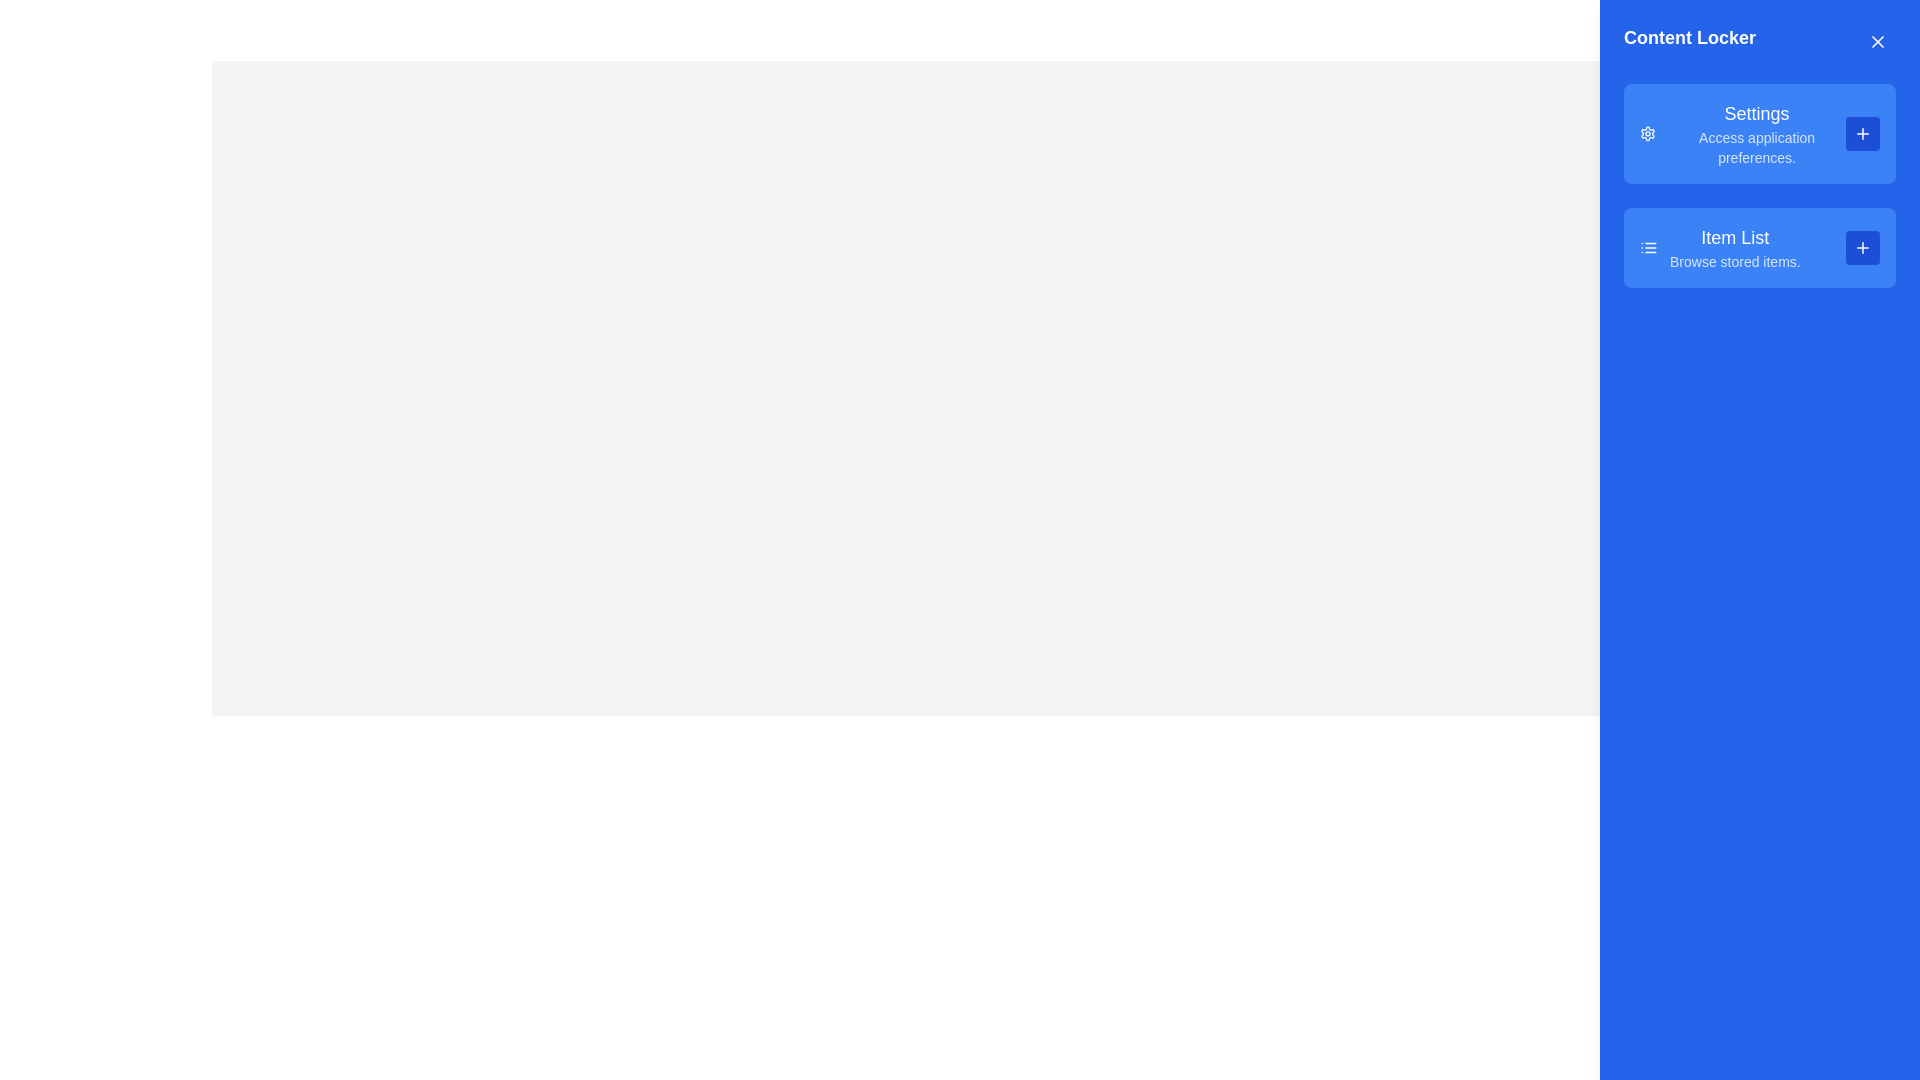 Image resolution: width=1920 pixels, height=1080 pixels. I want to click on the interactive text block located in the blue sidebar, positioned as the second item below 'Settings', so click(1734, 246).